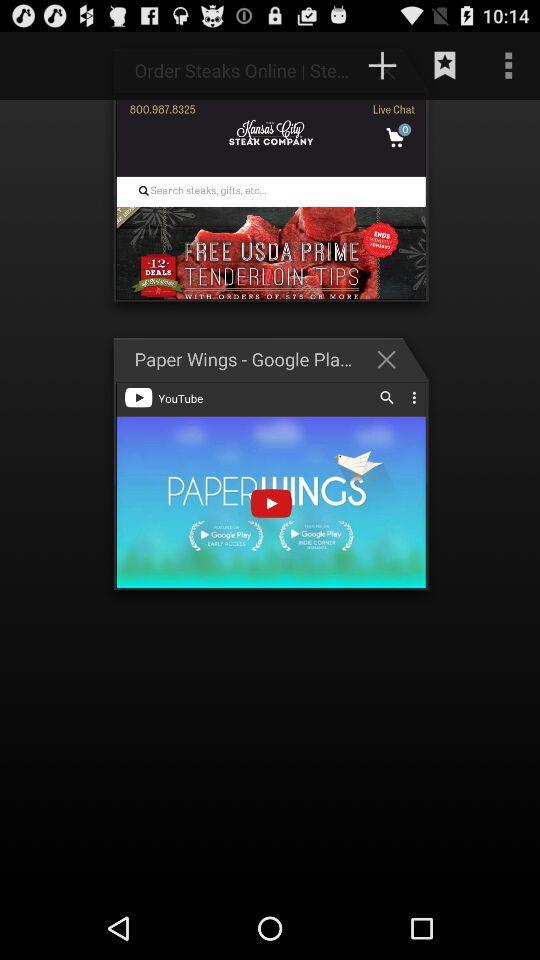  Describe the element at coordinates (391, 75) in the screenshot. I see `the add icon` at that location.